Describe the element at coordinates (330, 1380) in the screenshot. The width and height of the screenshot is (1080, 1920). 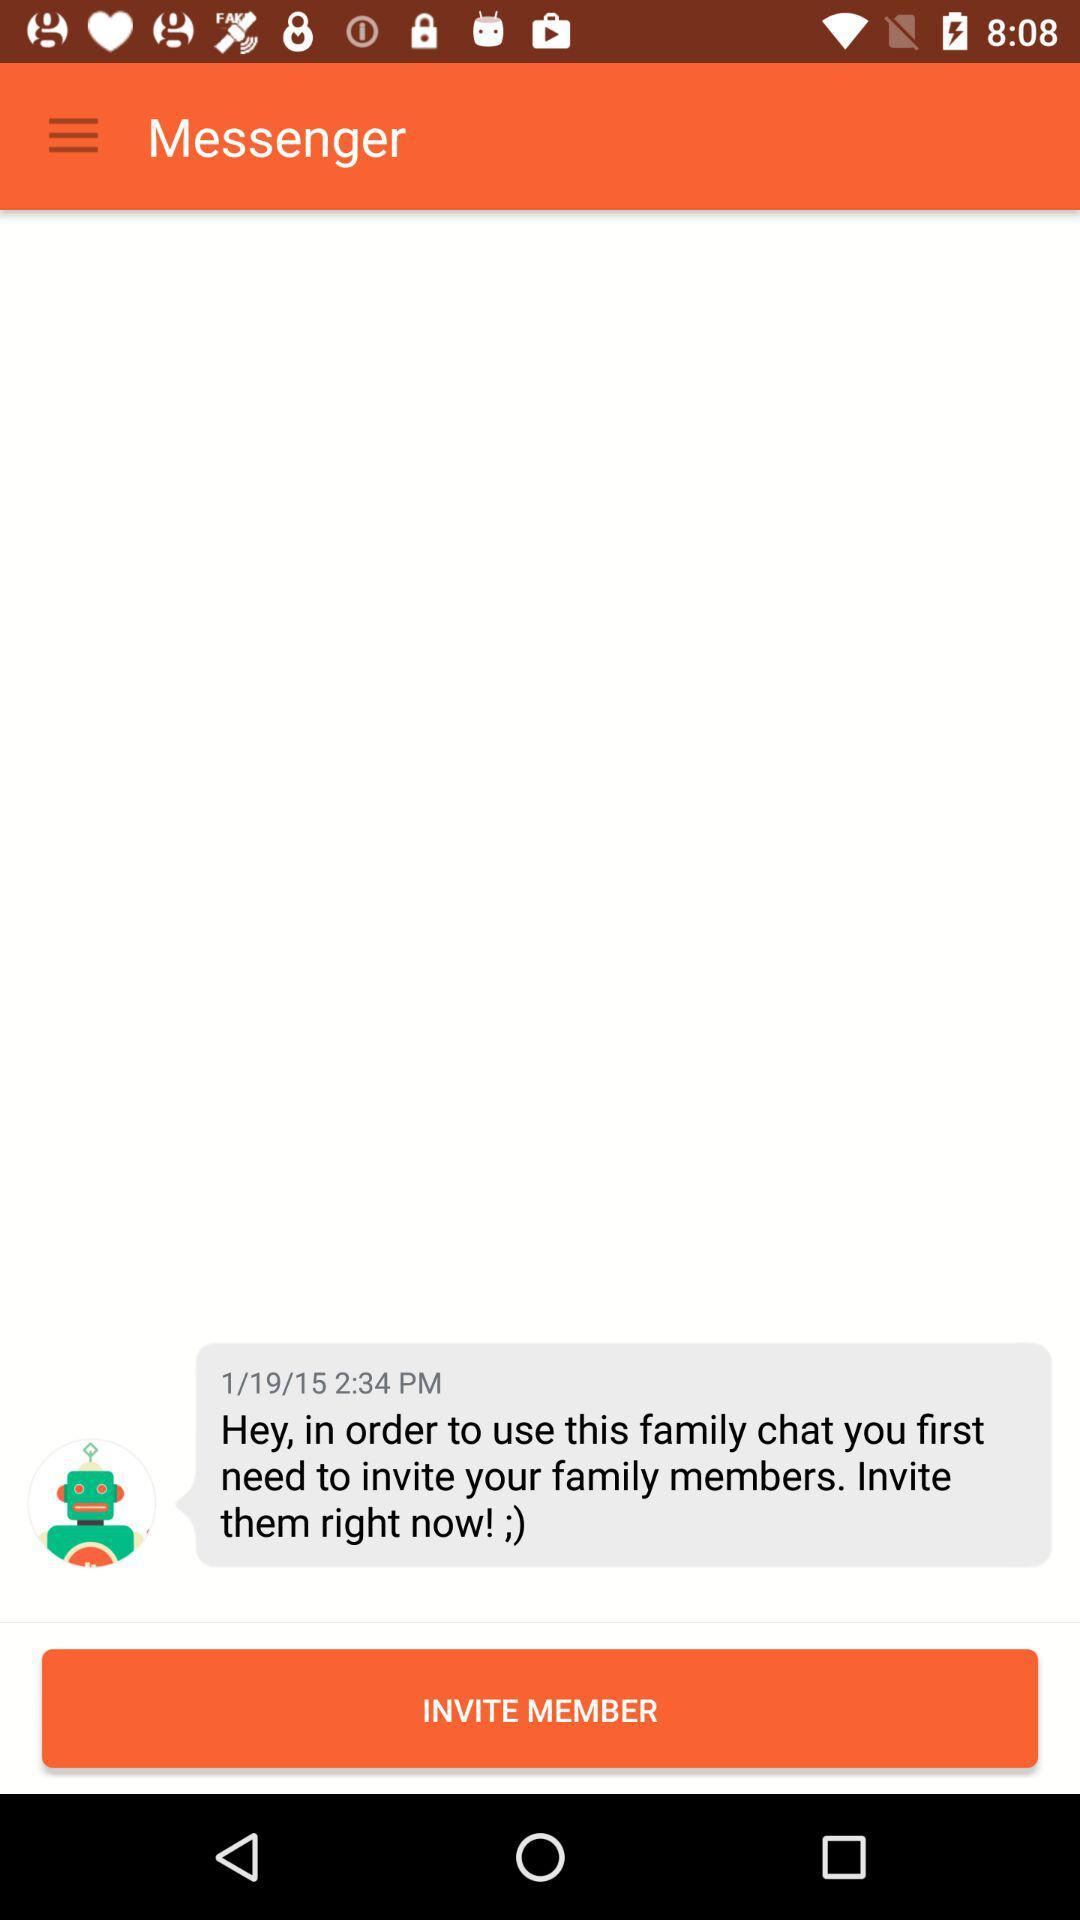
I see `item below the messenger icon` at that location.